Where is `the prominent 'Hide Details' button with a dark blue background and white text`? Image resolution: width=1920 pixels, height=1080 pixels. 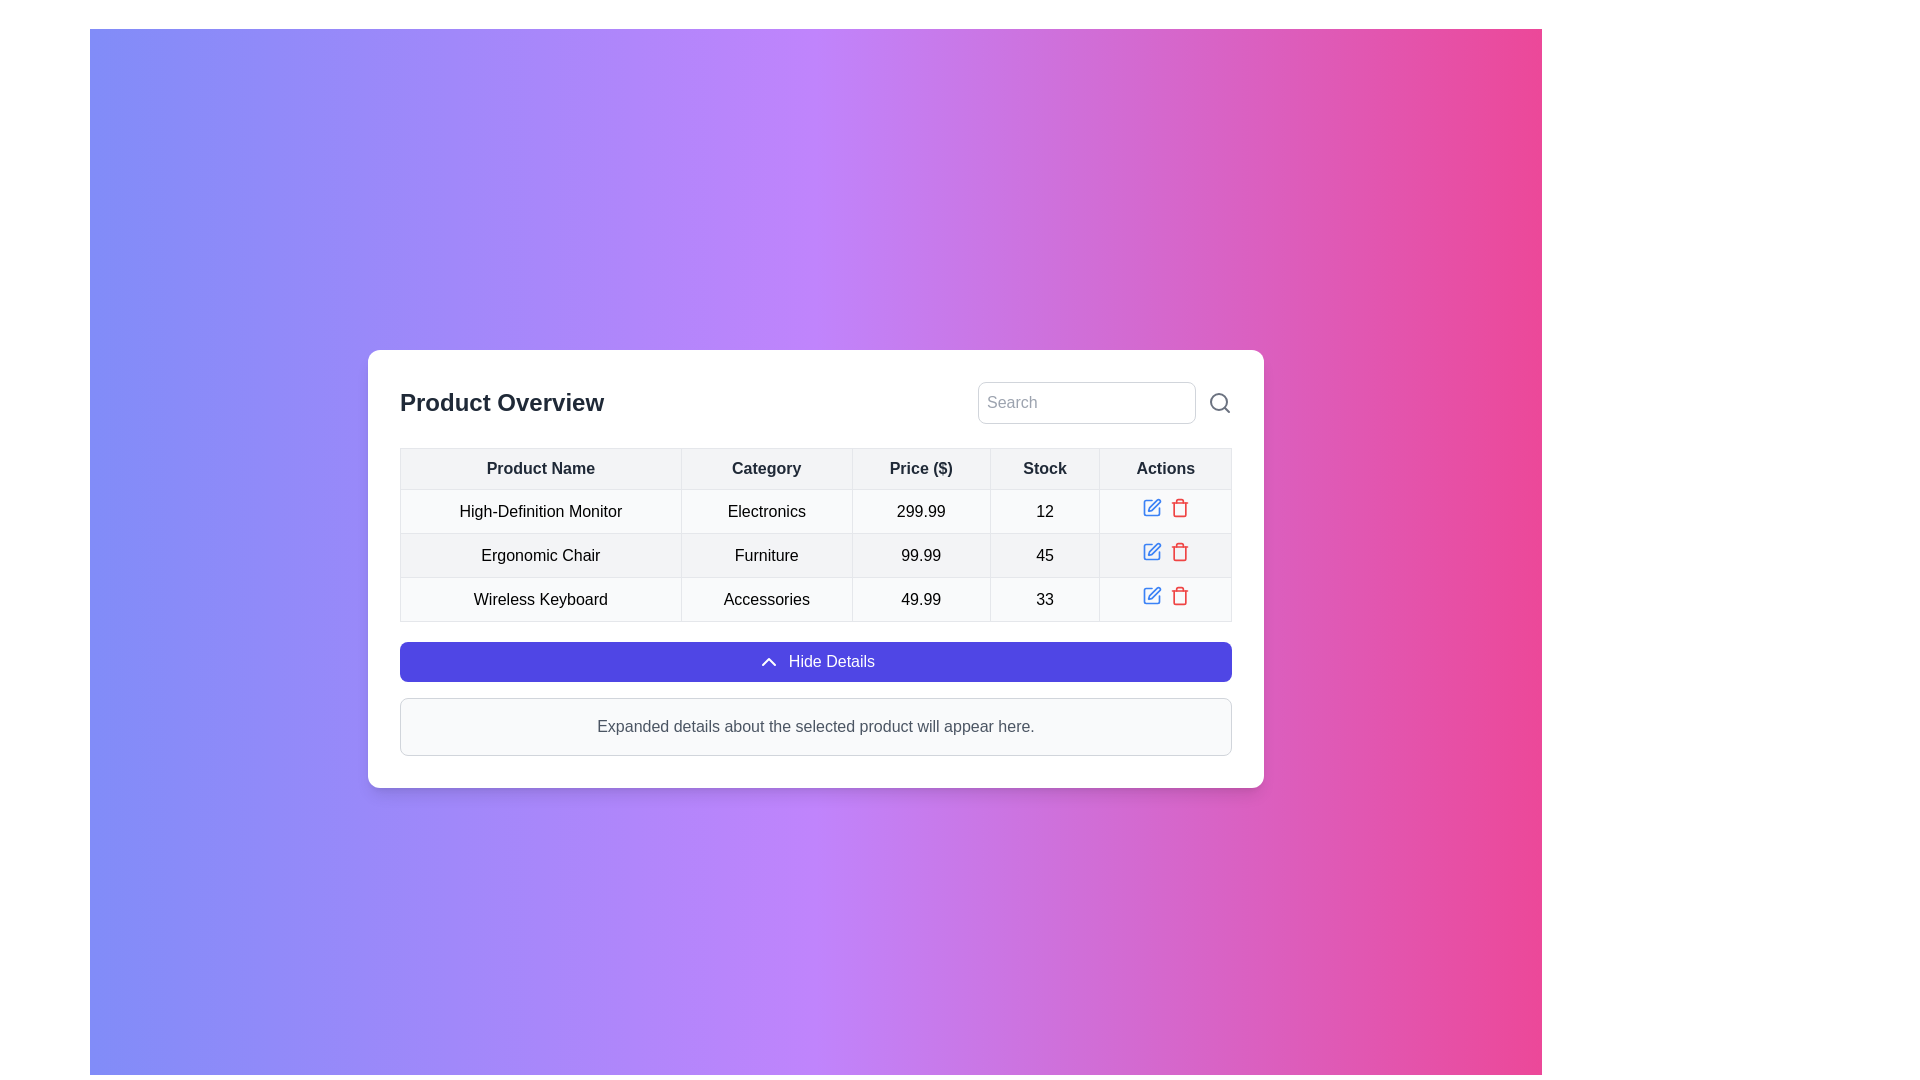 the prominent 'Hide Details' button with a dark blue background and white text is located at coordinates (816, 662).